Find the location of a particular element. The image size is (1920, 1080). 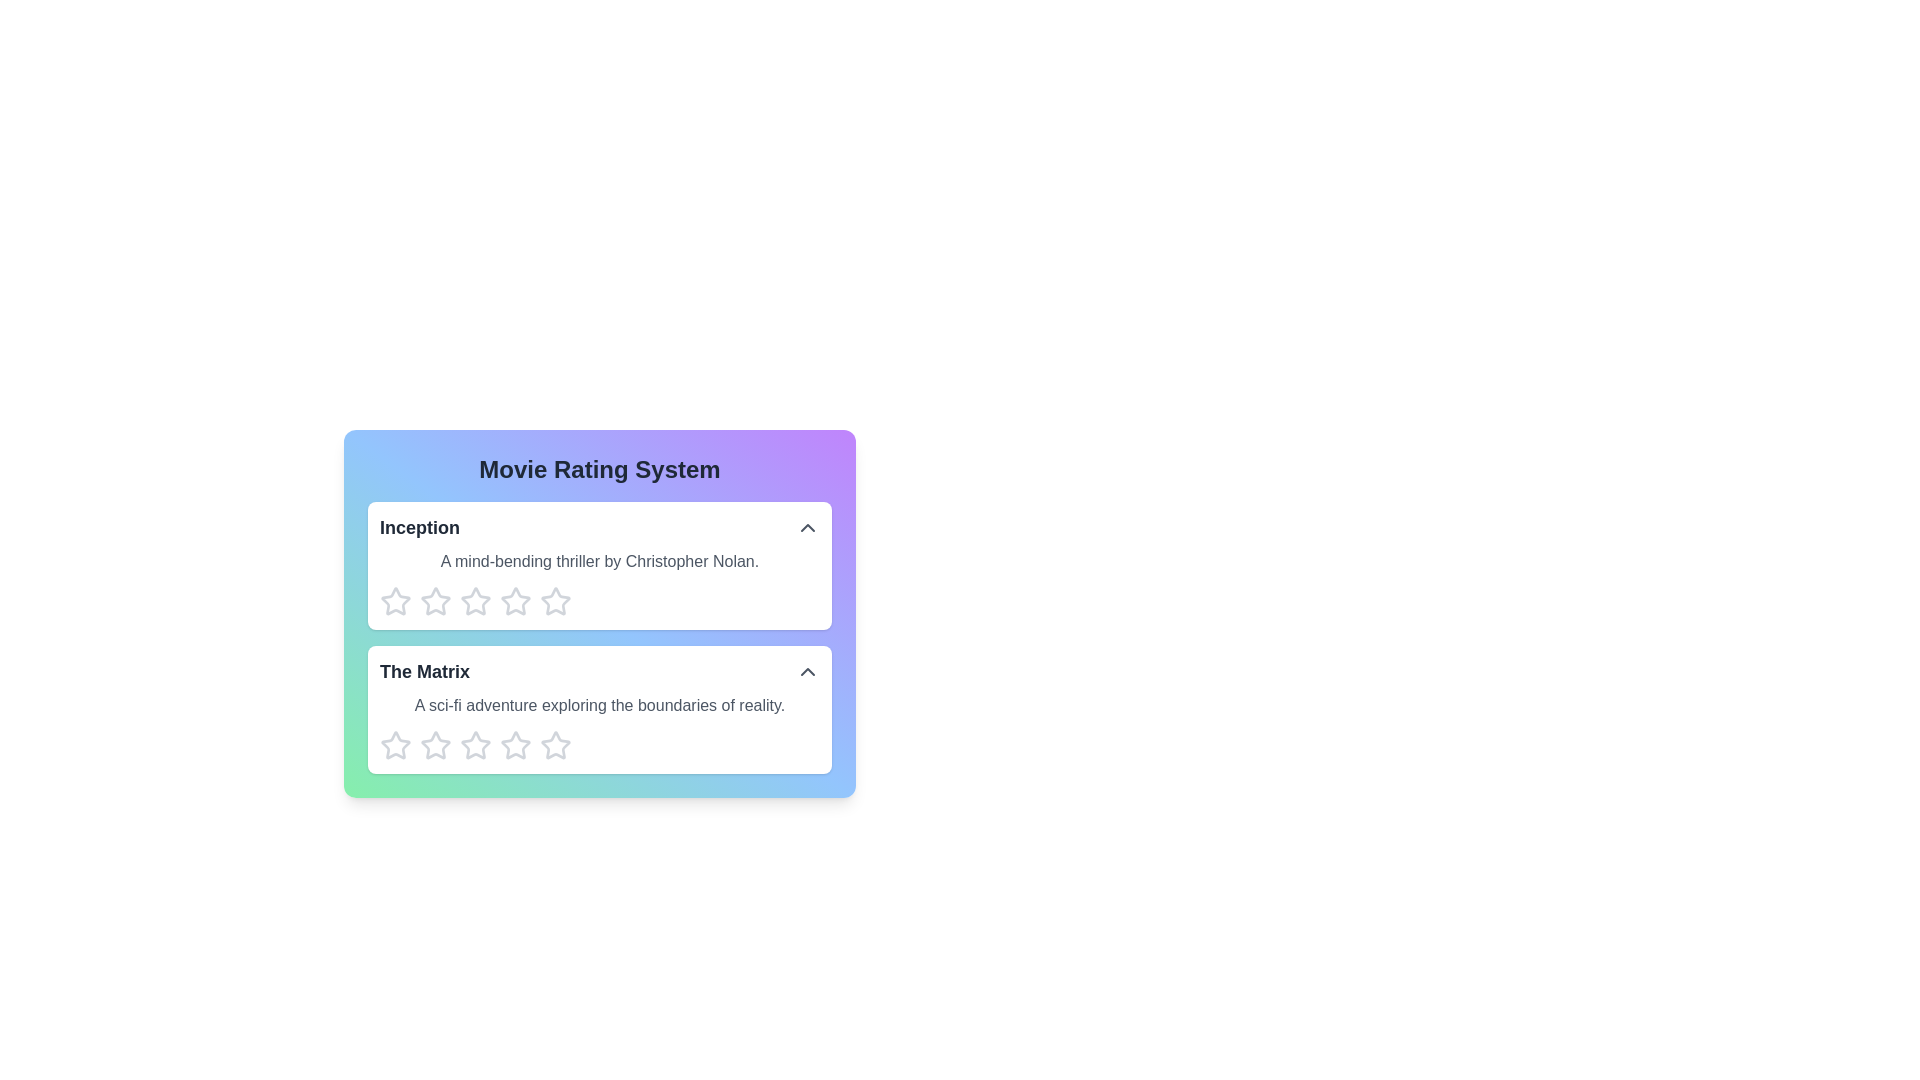

the second star icon used for rating under 'The Matrix' is located at coordinates (515, 745).